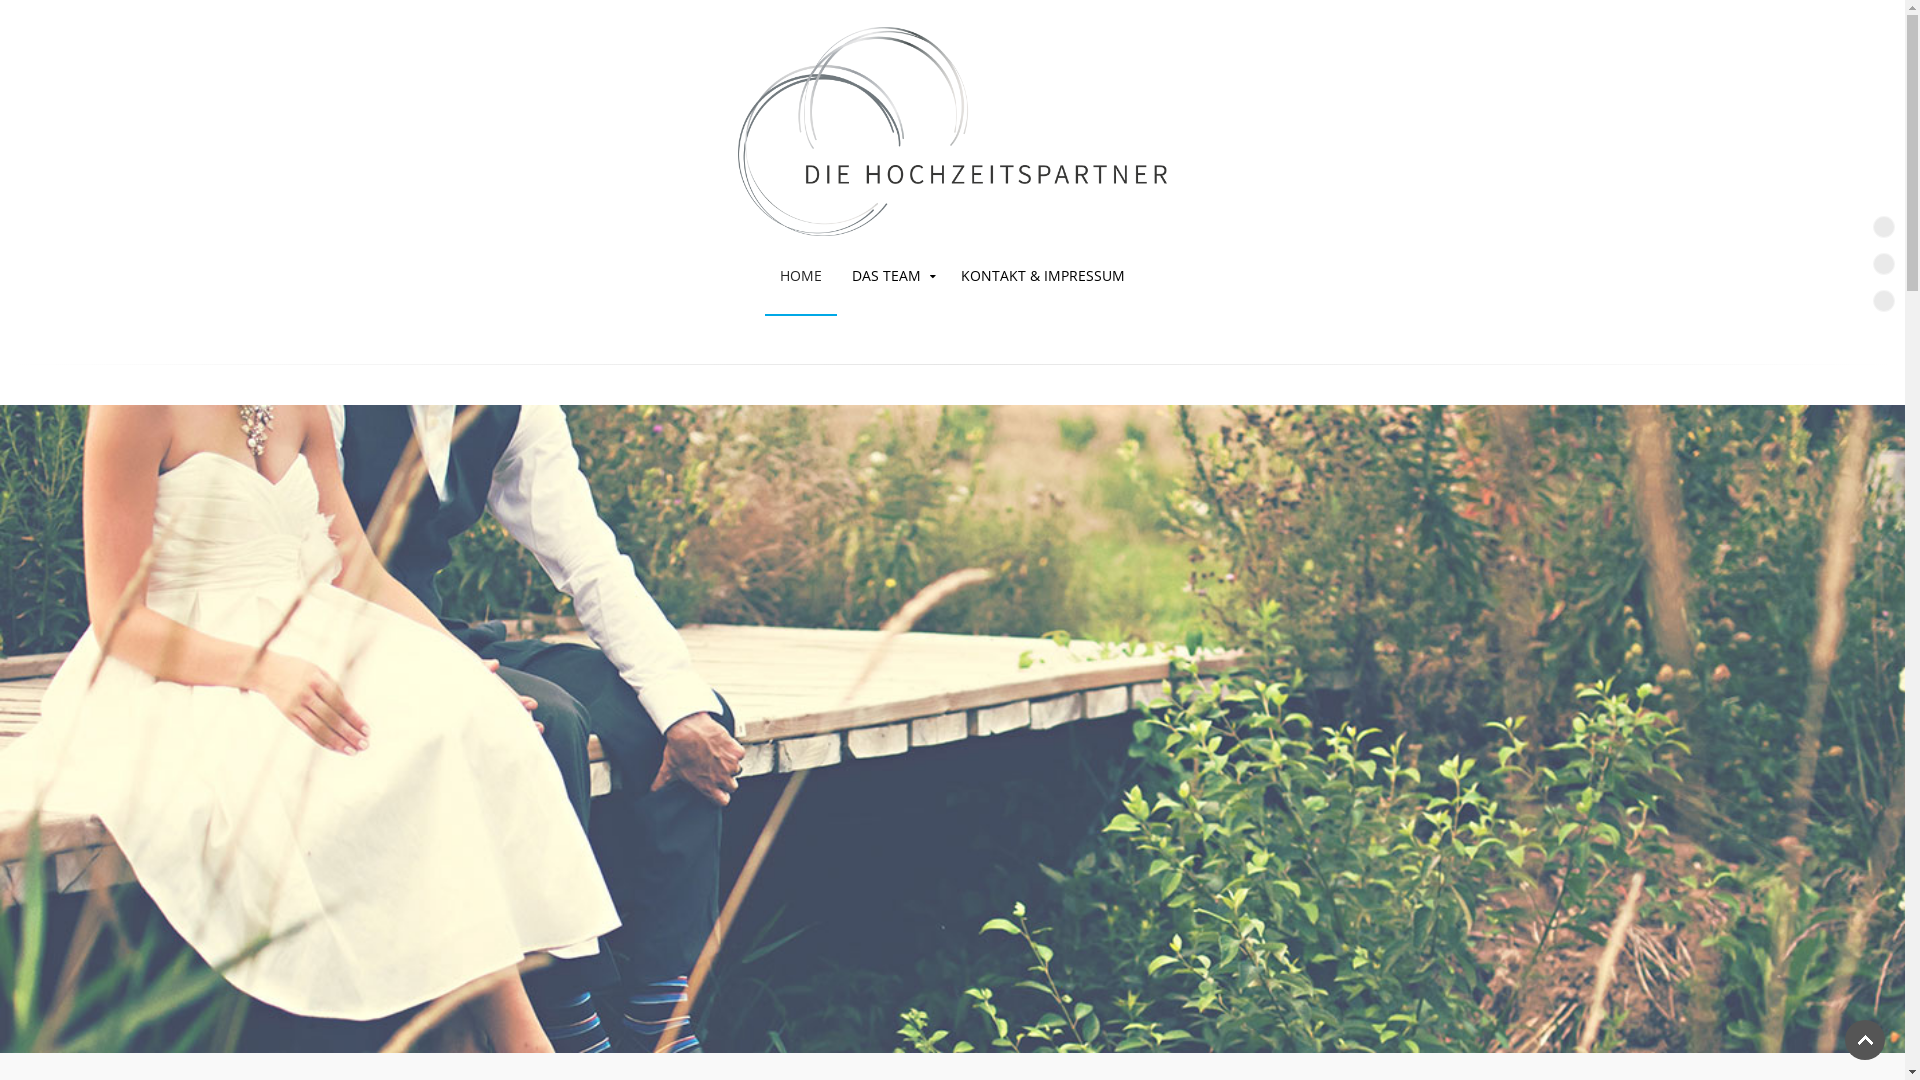 The height and width of the screenshot is (1080, 1920). Describe the element at coordinates (950, 118) in the screenshot. I see `' '` at that location.